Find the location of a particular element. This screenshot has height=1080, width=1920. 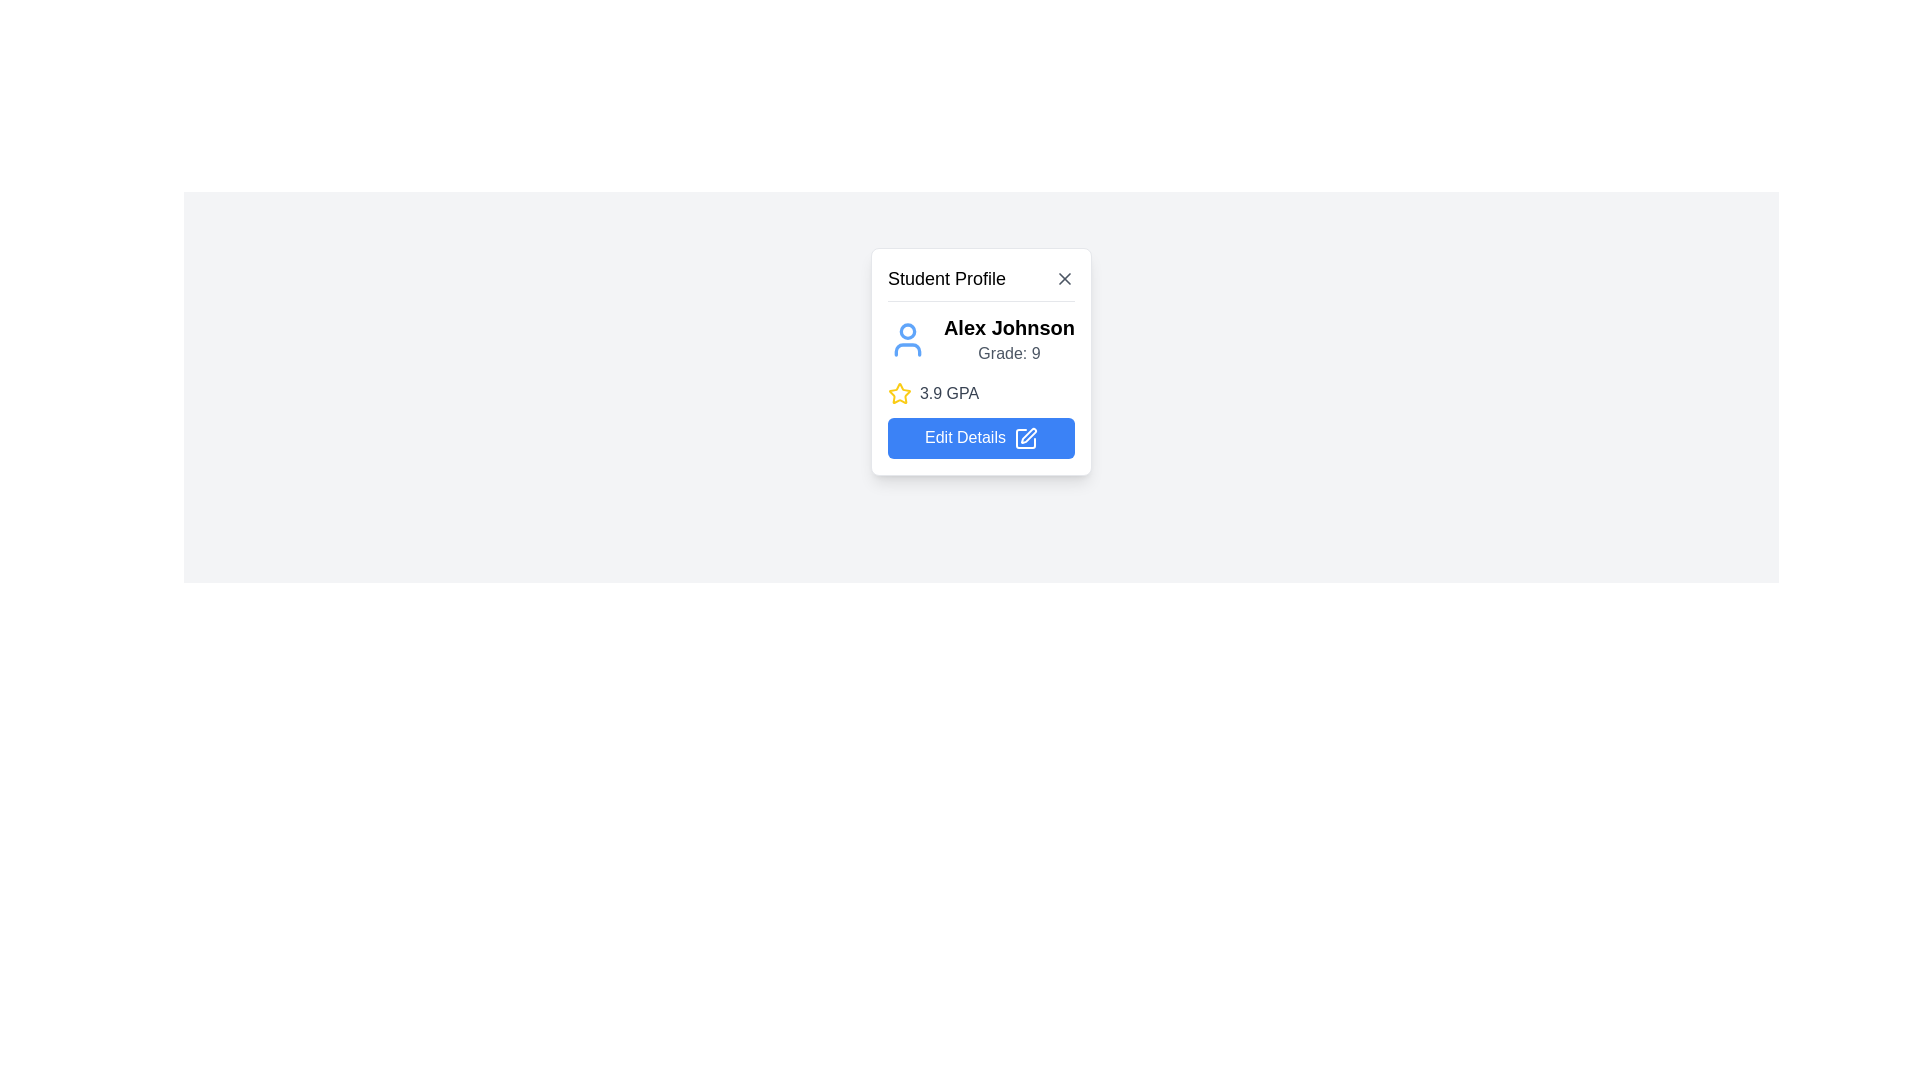

the star-shaped icon with a yellow outline, positioned immediately to the left of the '3.9 GPA' text in the student's profile section is located at coordinates (898, 393).